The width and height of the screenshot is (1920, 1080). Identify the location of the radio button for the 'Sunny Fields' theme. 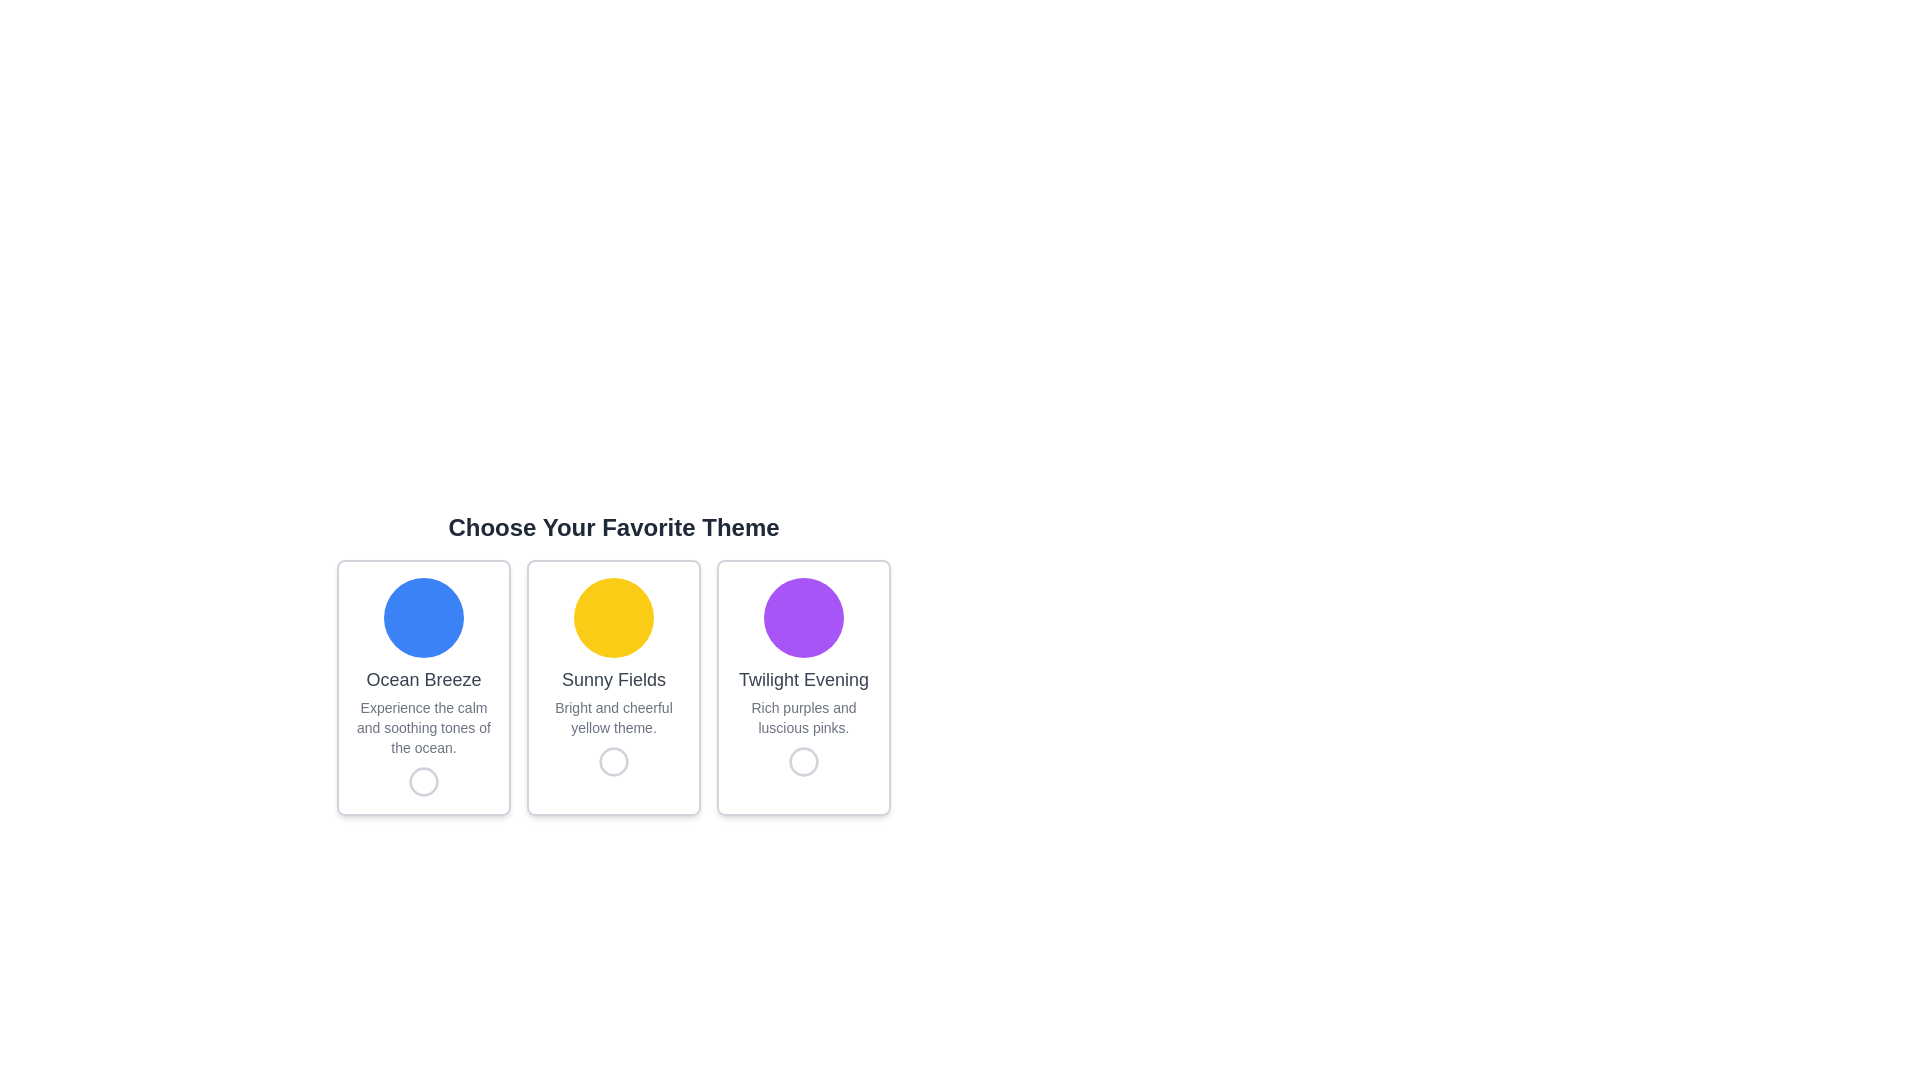
(613, 762).